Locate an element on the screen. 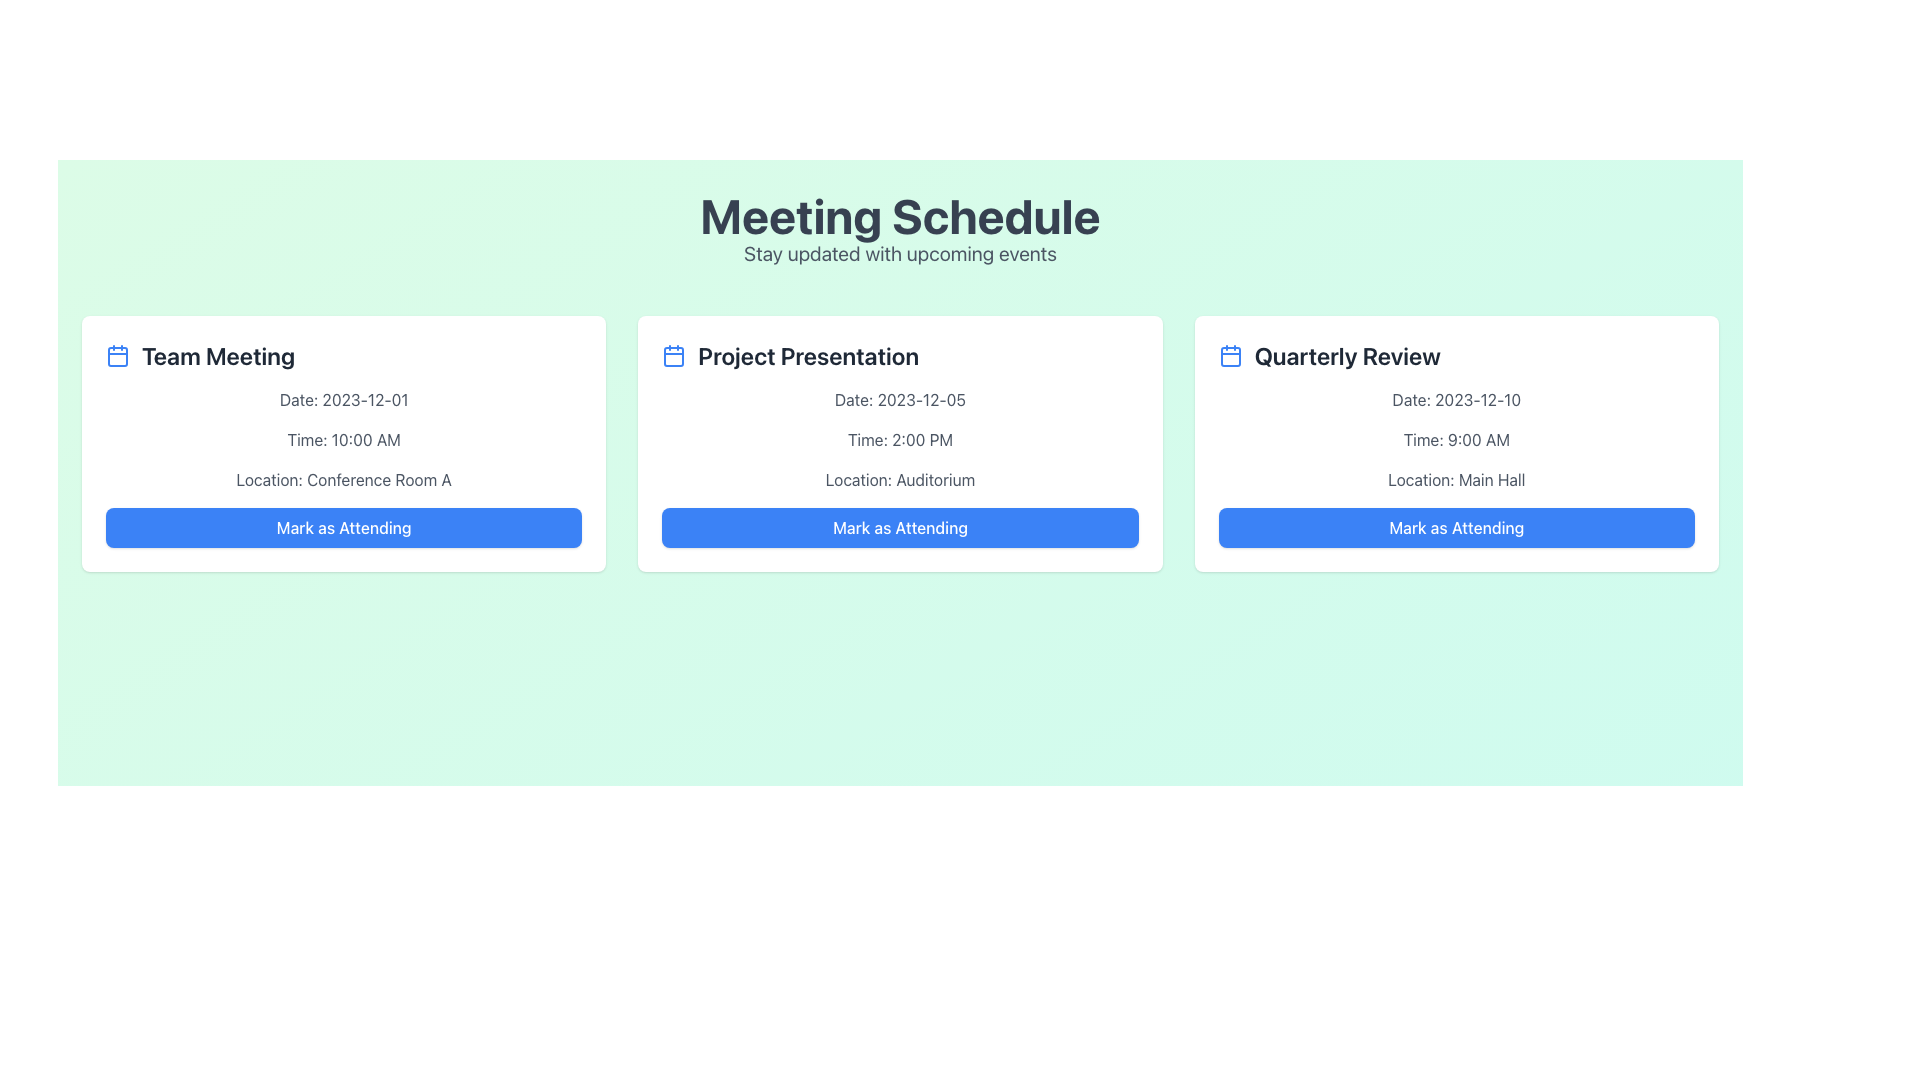 Image resolution: width=1920 pixels, height=1080 pixels. the static blue calendar icon located at the top-left of the 'Quarterly Review' event card is located at coordinates (1229, 354).